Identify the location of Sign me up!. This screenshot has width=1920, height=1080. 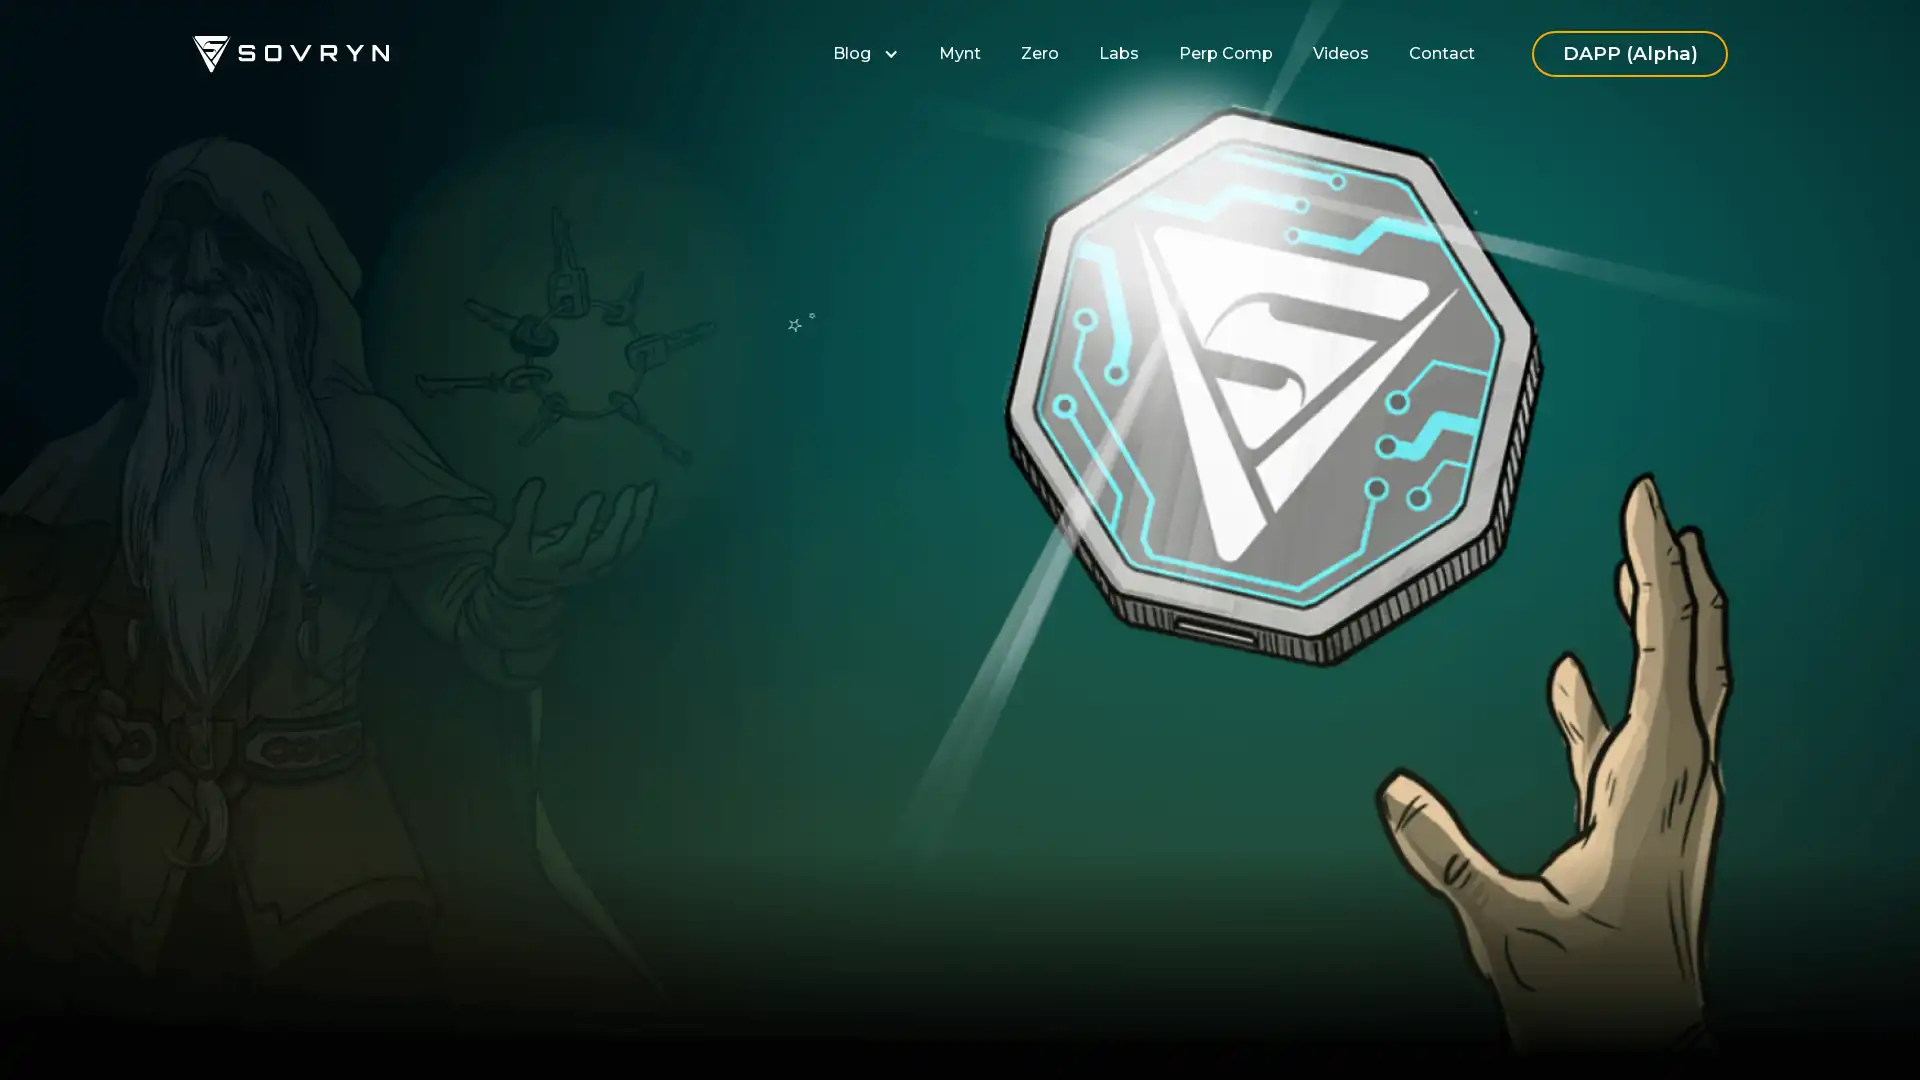
(716, 669).